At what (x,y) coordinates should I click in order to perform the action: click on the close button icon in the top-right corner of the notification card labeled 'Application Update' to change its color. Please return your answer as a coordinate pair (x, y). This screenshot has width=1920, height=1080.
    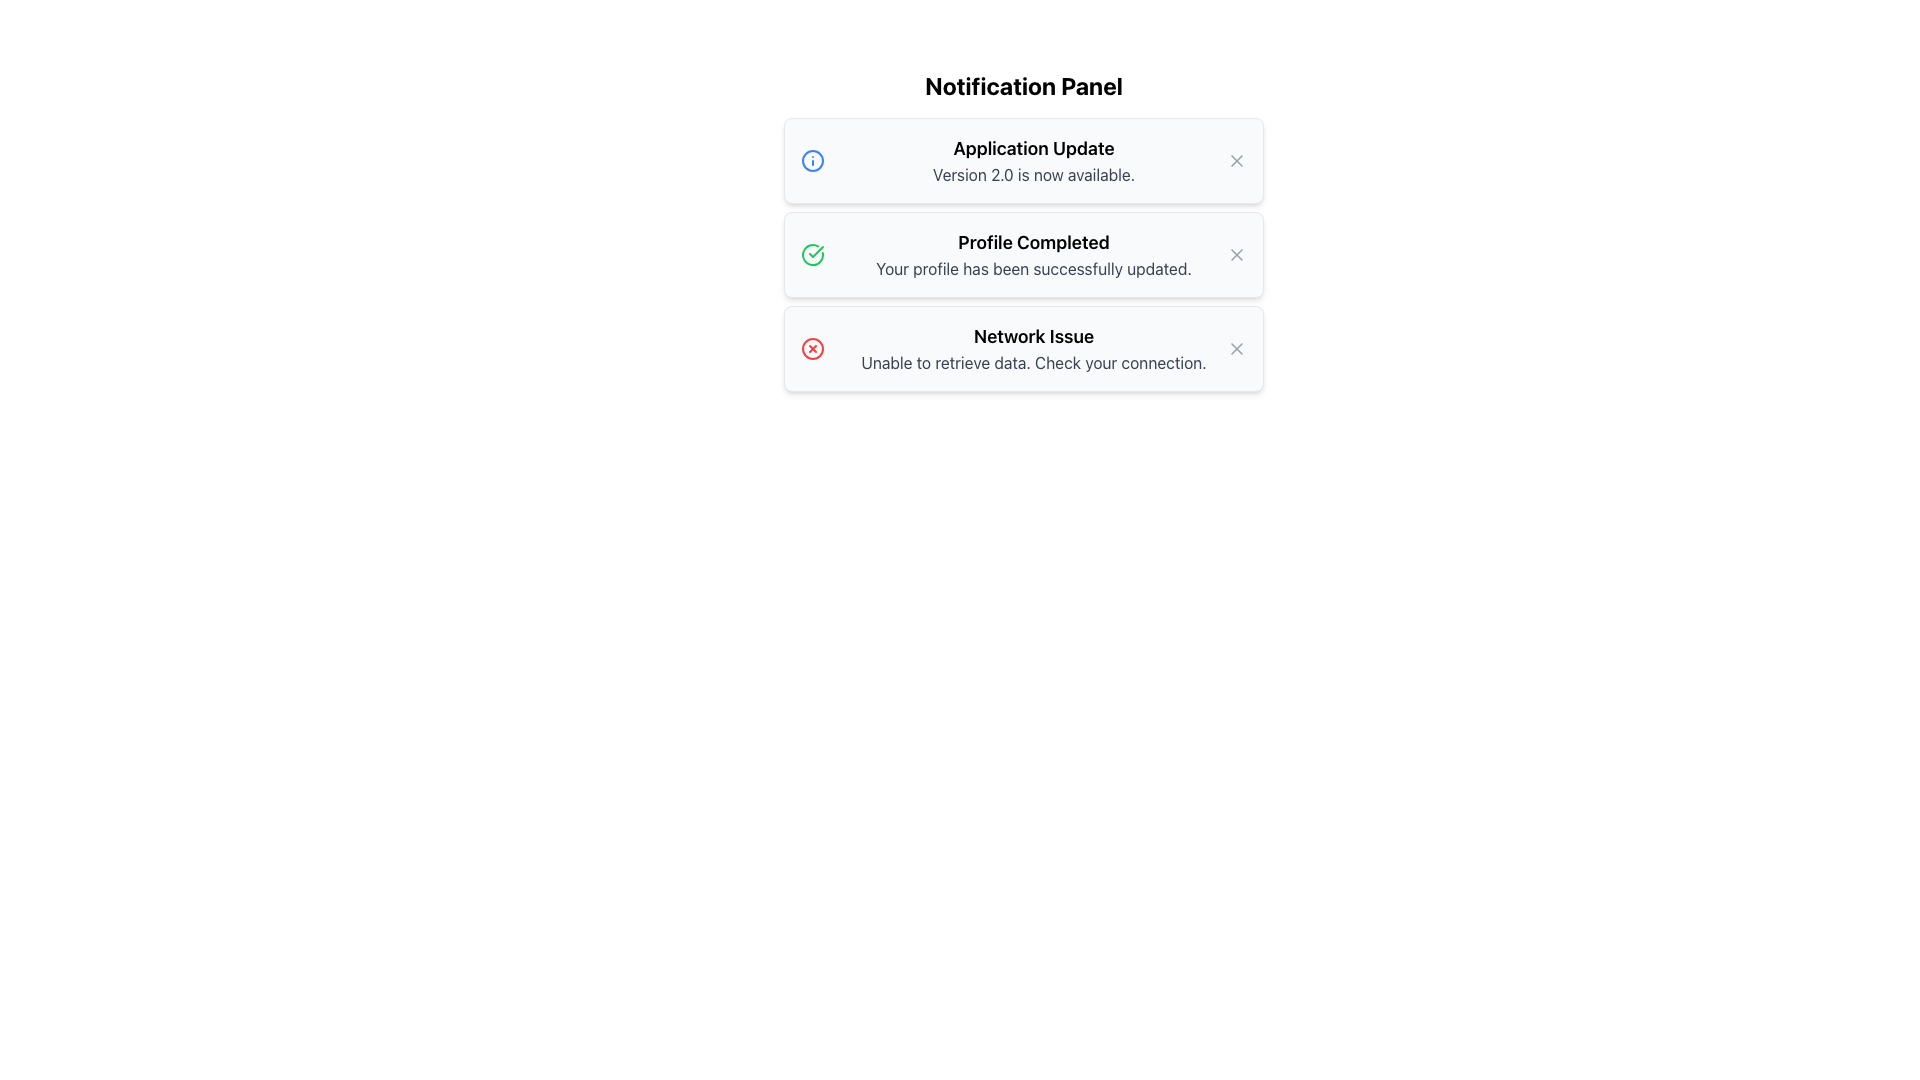
    Looking at the image, I should click on (1236, 160).